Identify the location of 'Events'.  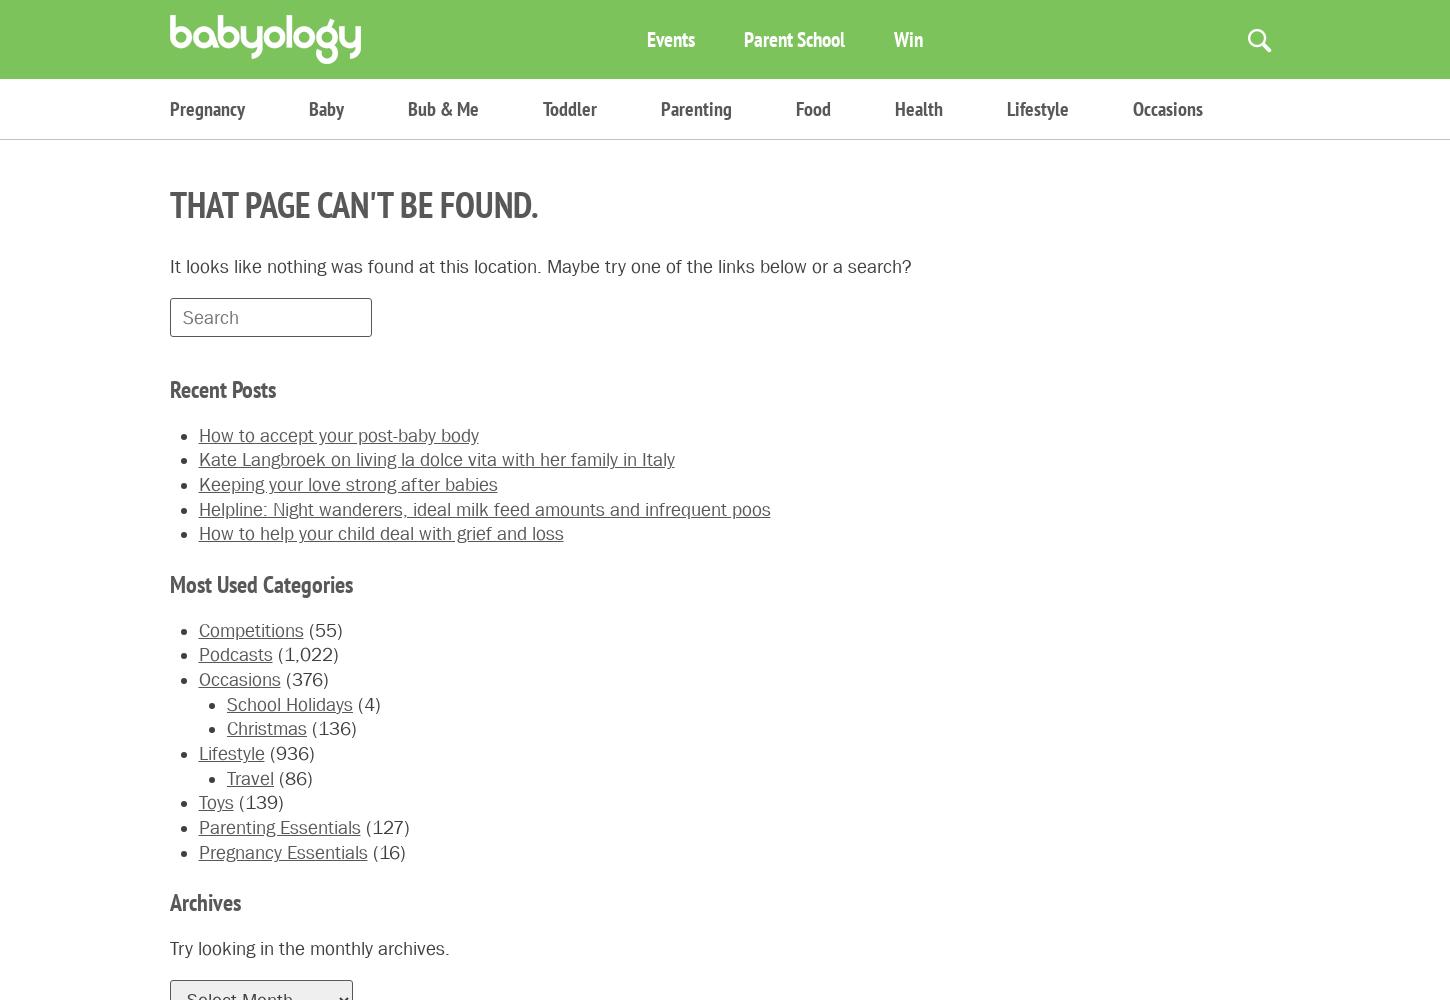
(670, 38).